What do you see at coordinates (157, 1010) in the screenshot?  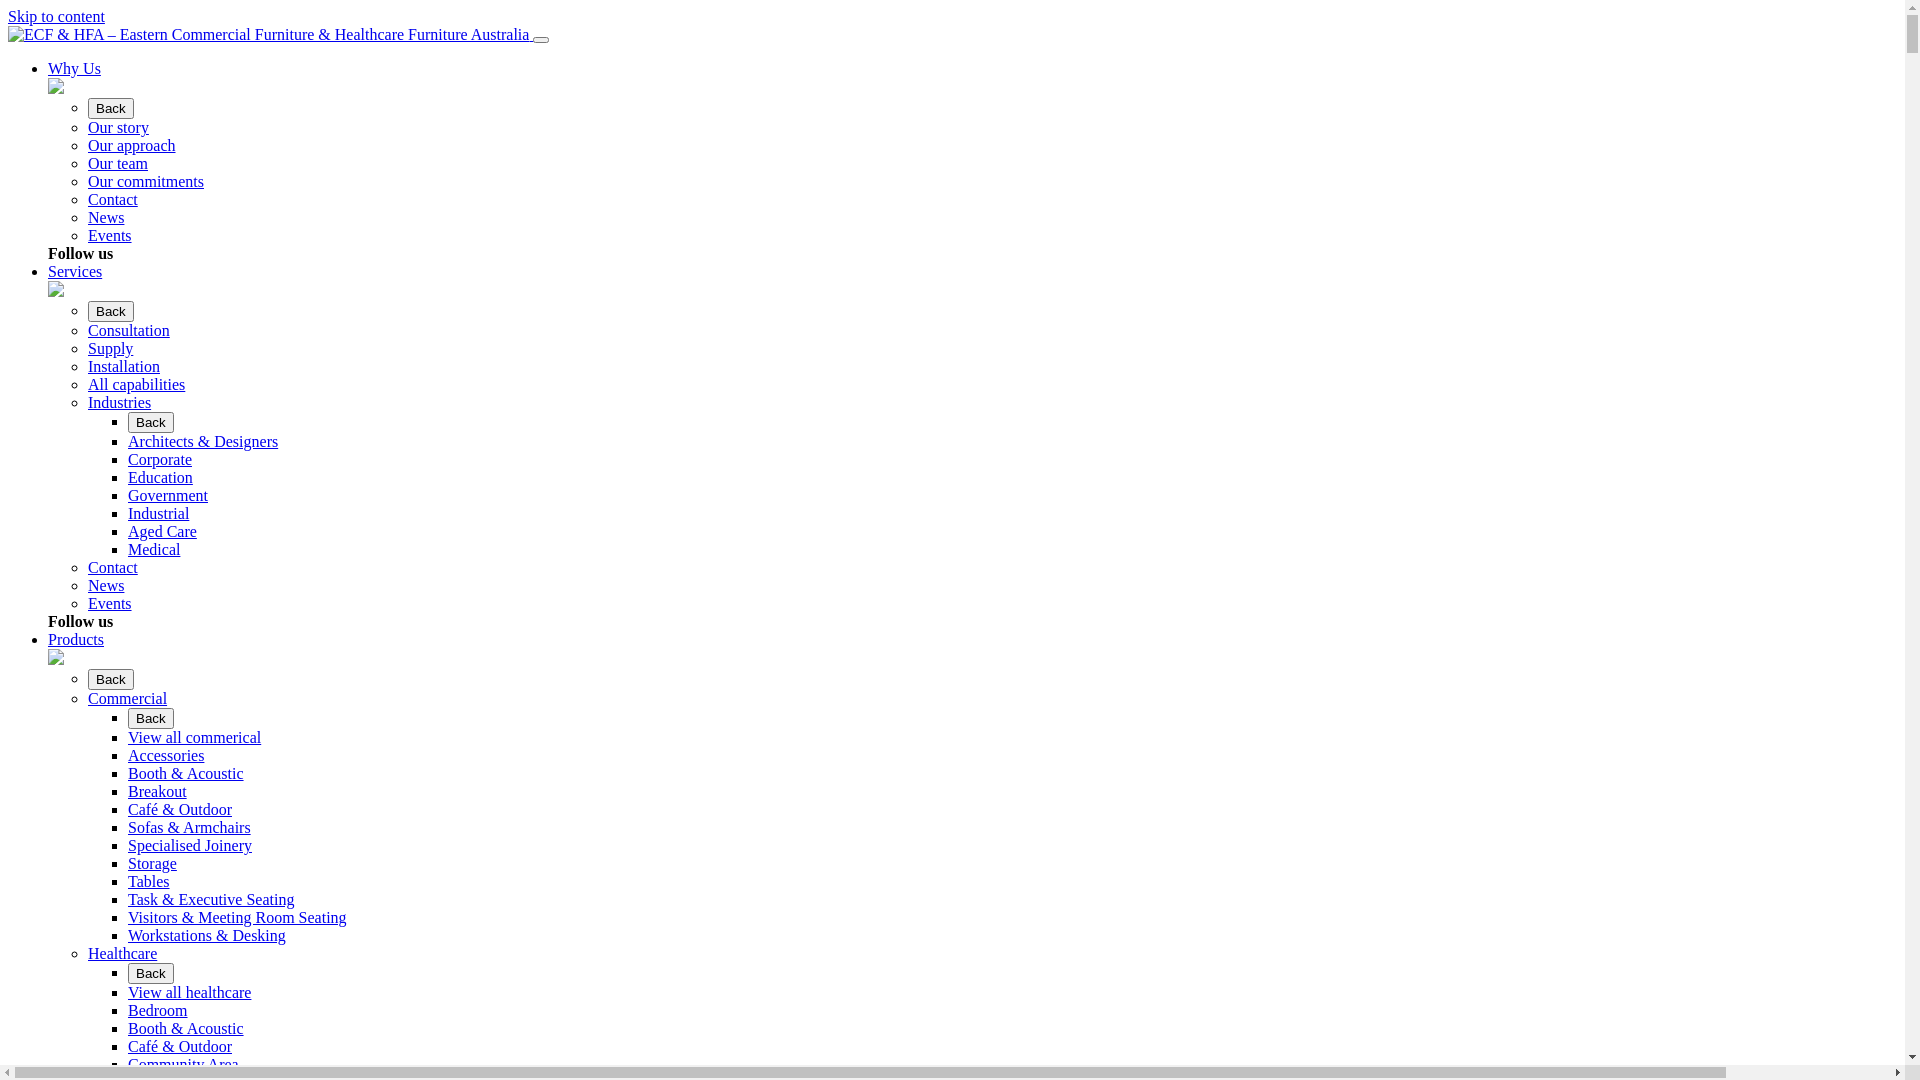 I see `'Bedroom'` at bounding box center [157, 1010].